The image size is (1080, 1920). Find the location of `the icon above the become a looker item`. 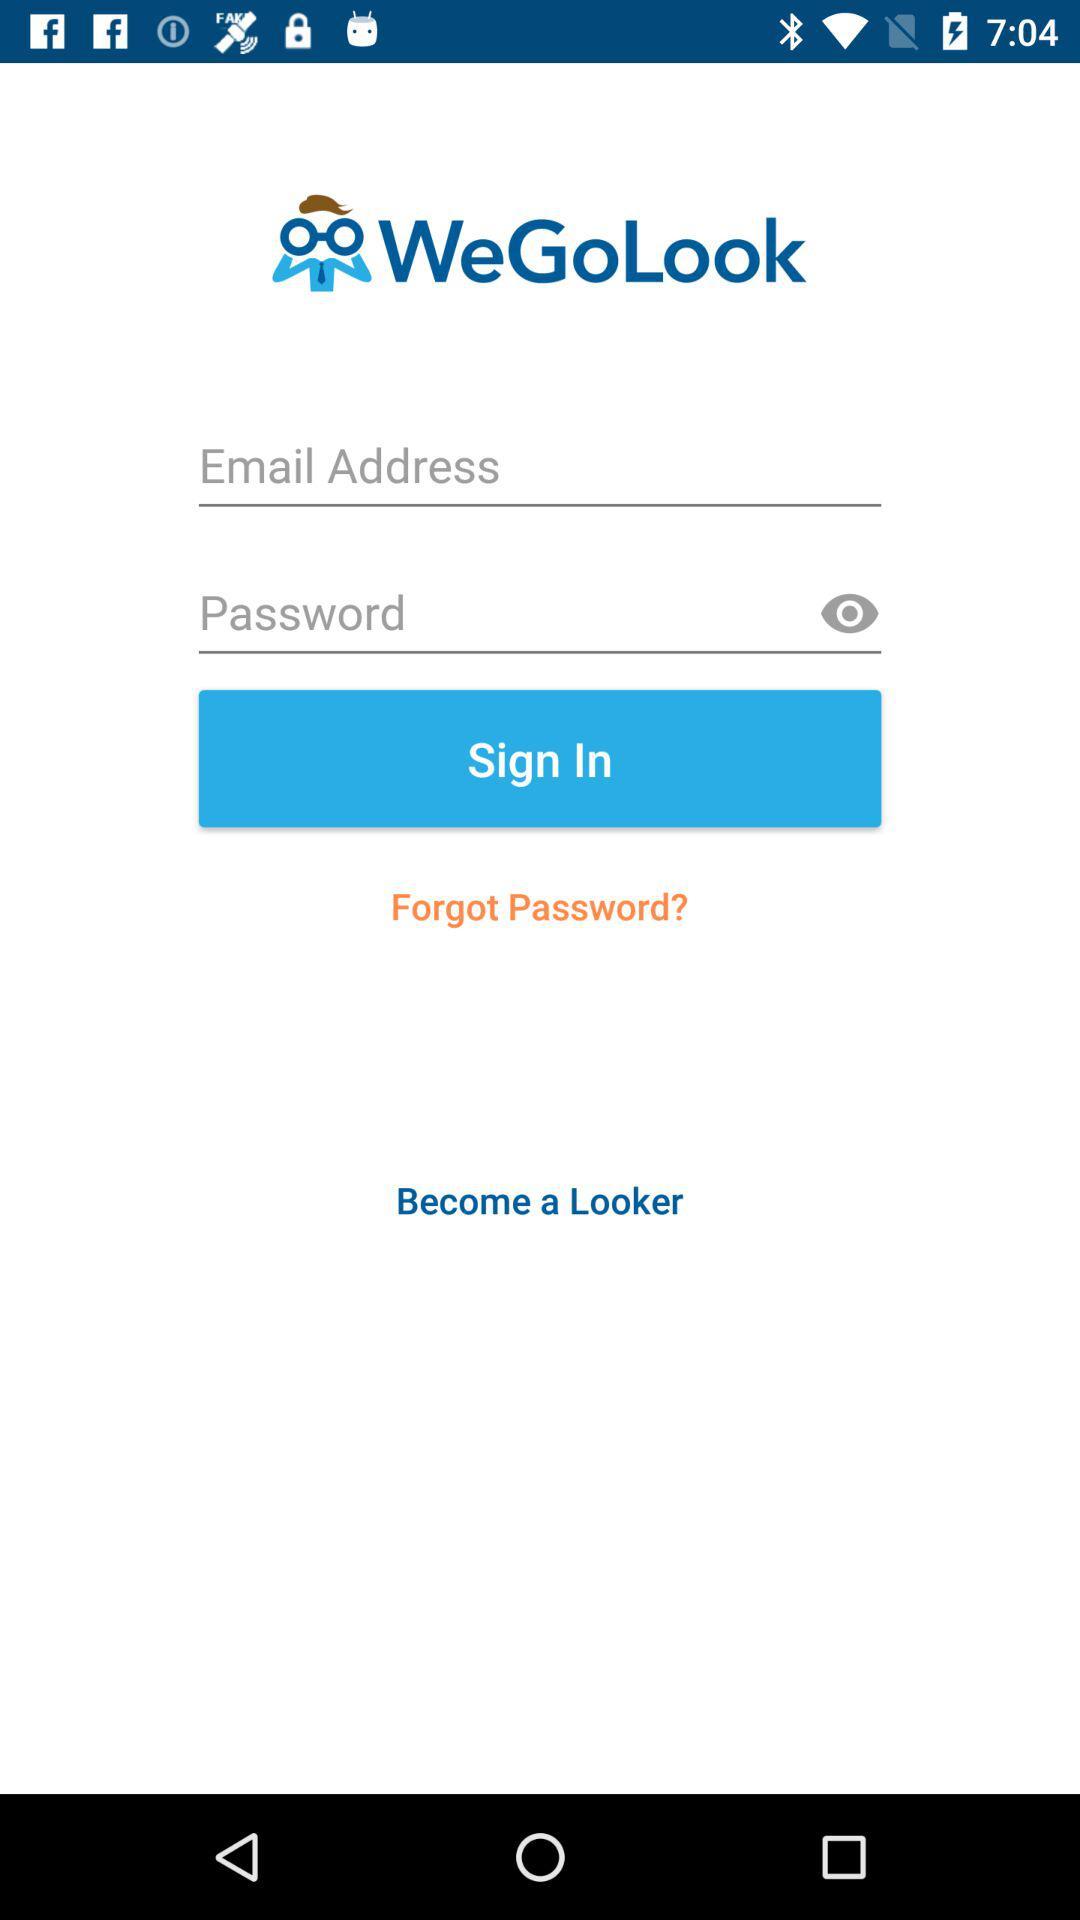

the icon above the become a looker item is located at coordinates (538, 905).